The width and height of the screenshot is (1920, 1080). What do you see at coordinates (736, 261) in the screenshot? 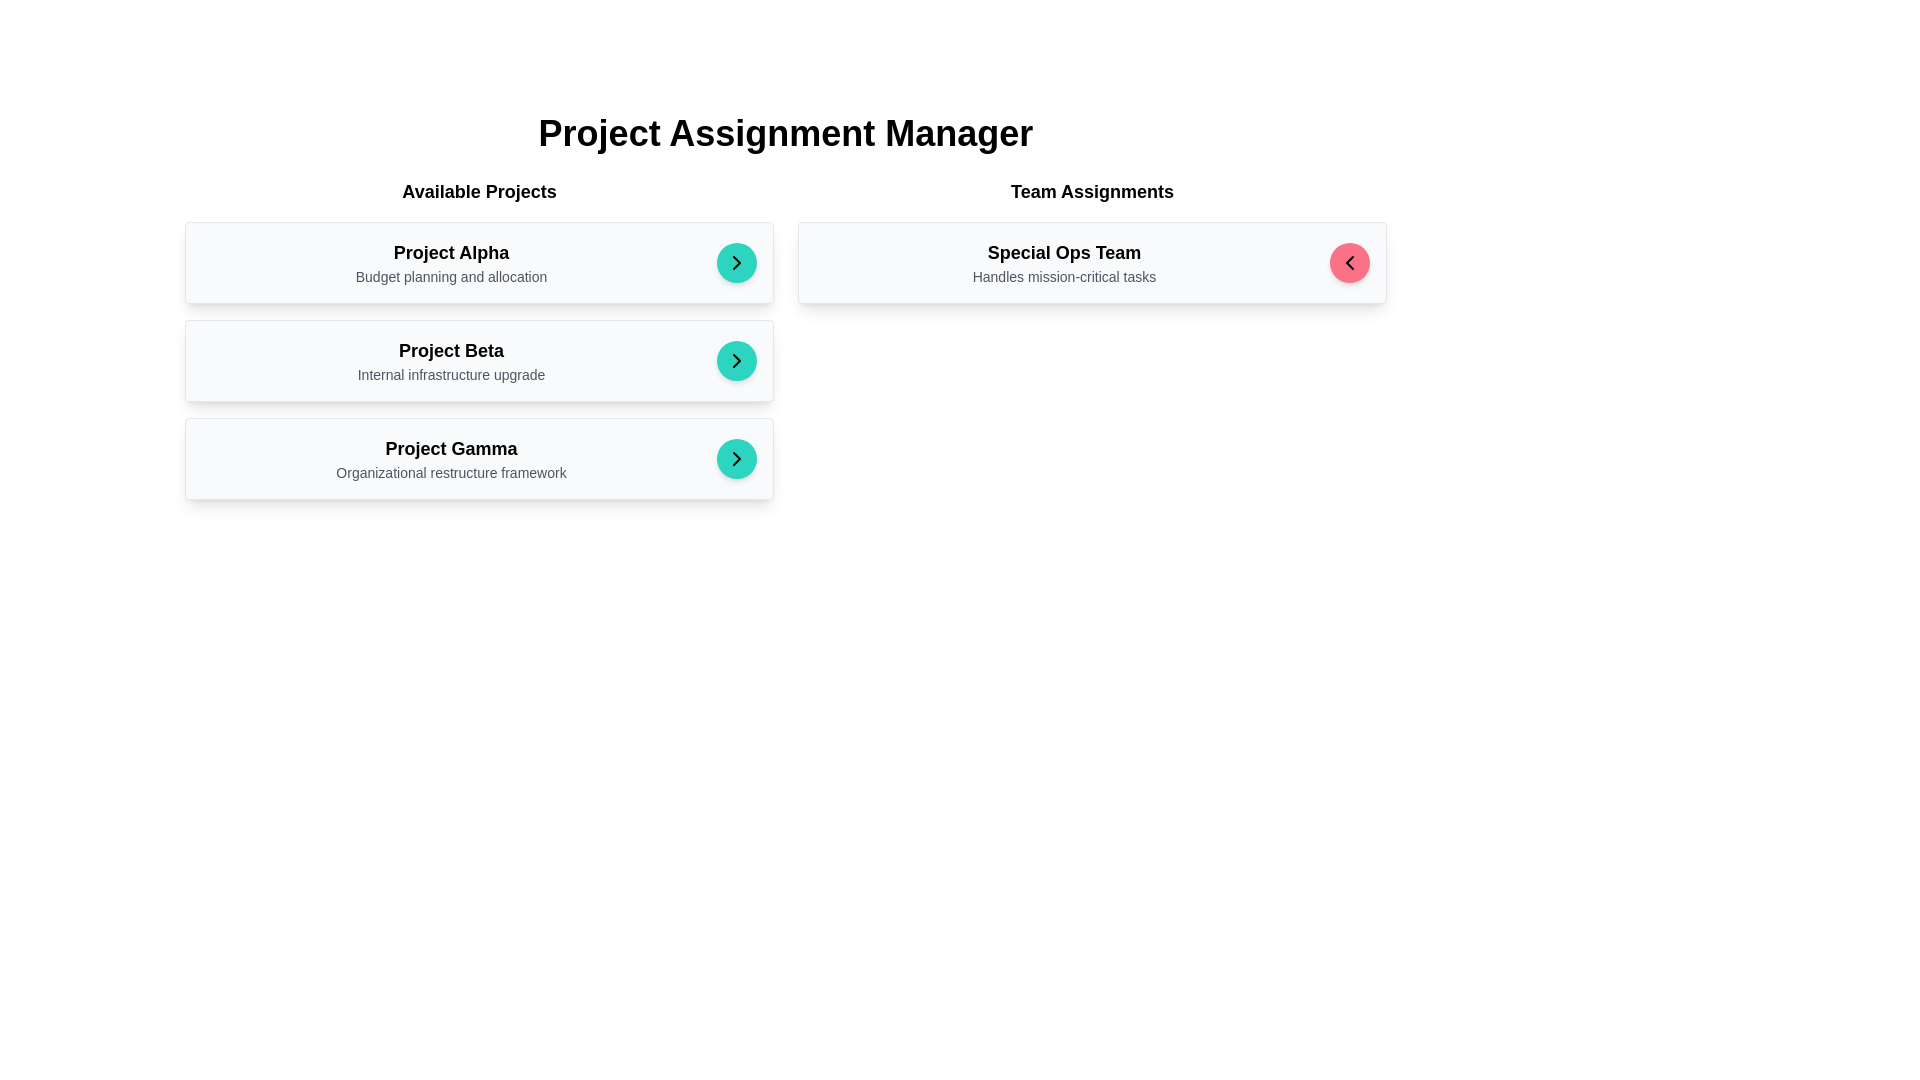
I see `the navigational arrow icon within the button component` at bounding box center [736, 261].